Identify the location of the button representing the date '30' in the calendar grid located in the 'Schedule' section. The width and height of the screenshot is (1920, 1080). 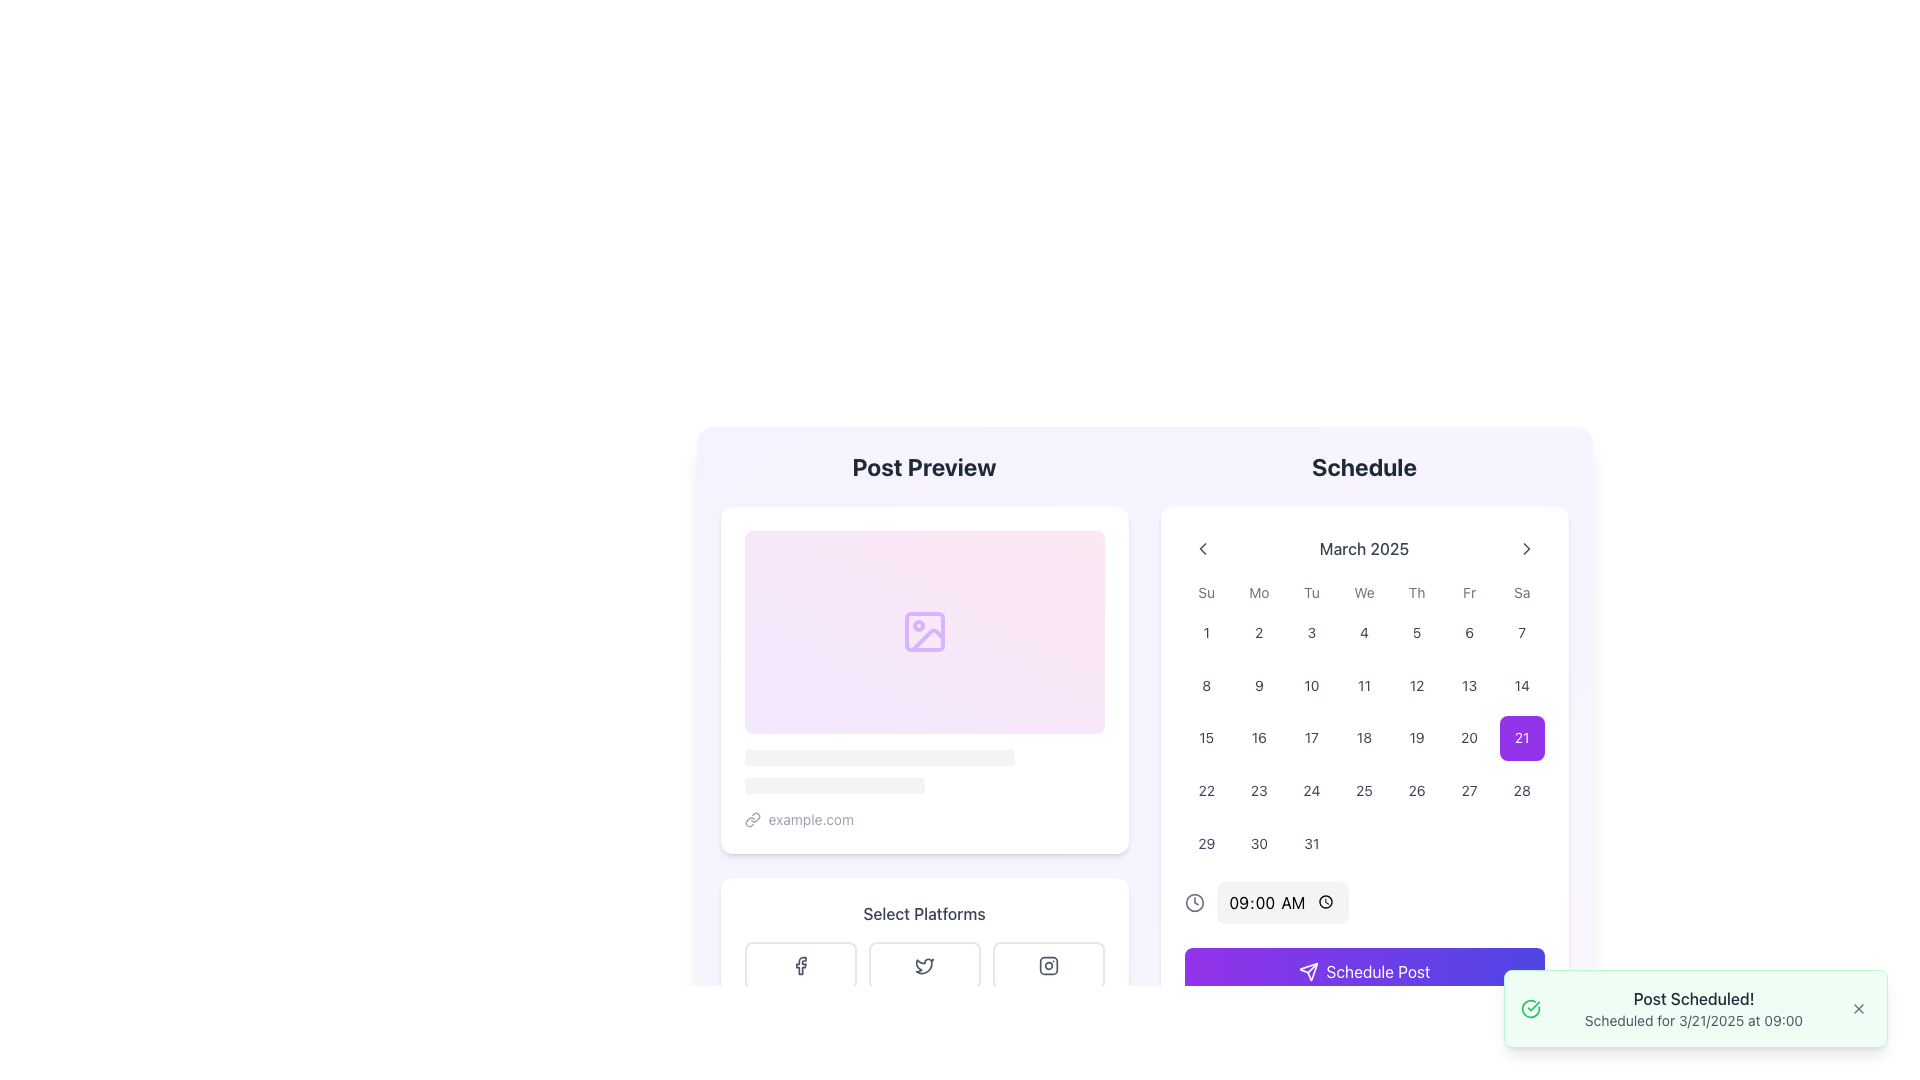
(1258, 843).